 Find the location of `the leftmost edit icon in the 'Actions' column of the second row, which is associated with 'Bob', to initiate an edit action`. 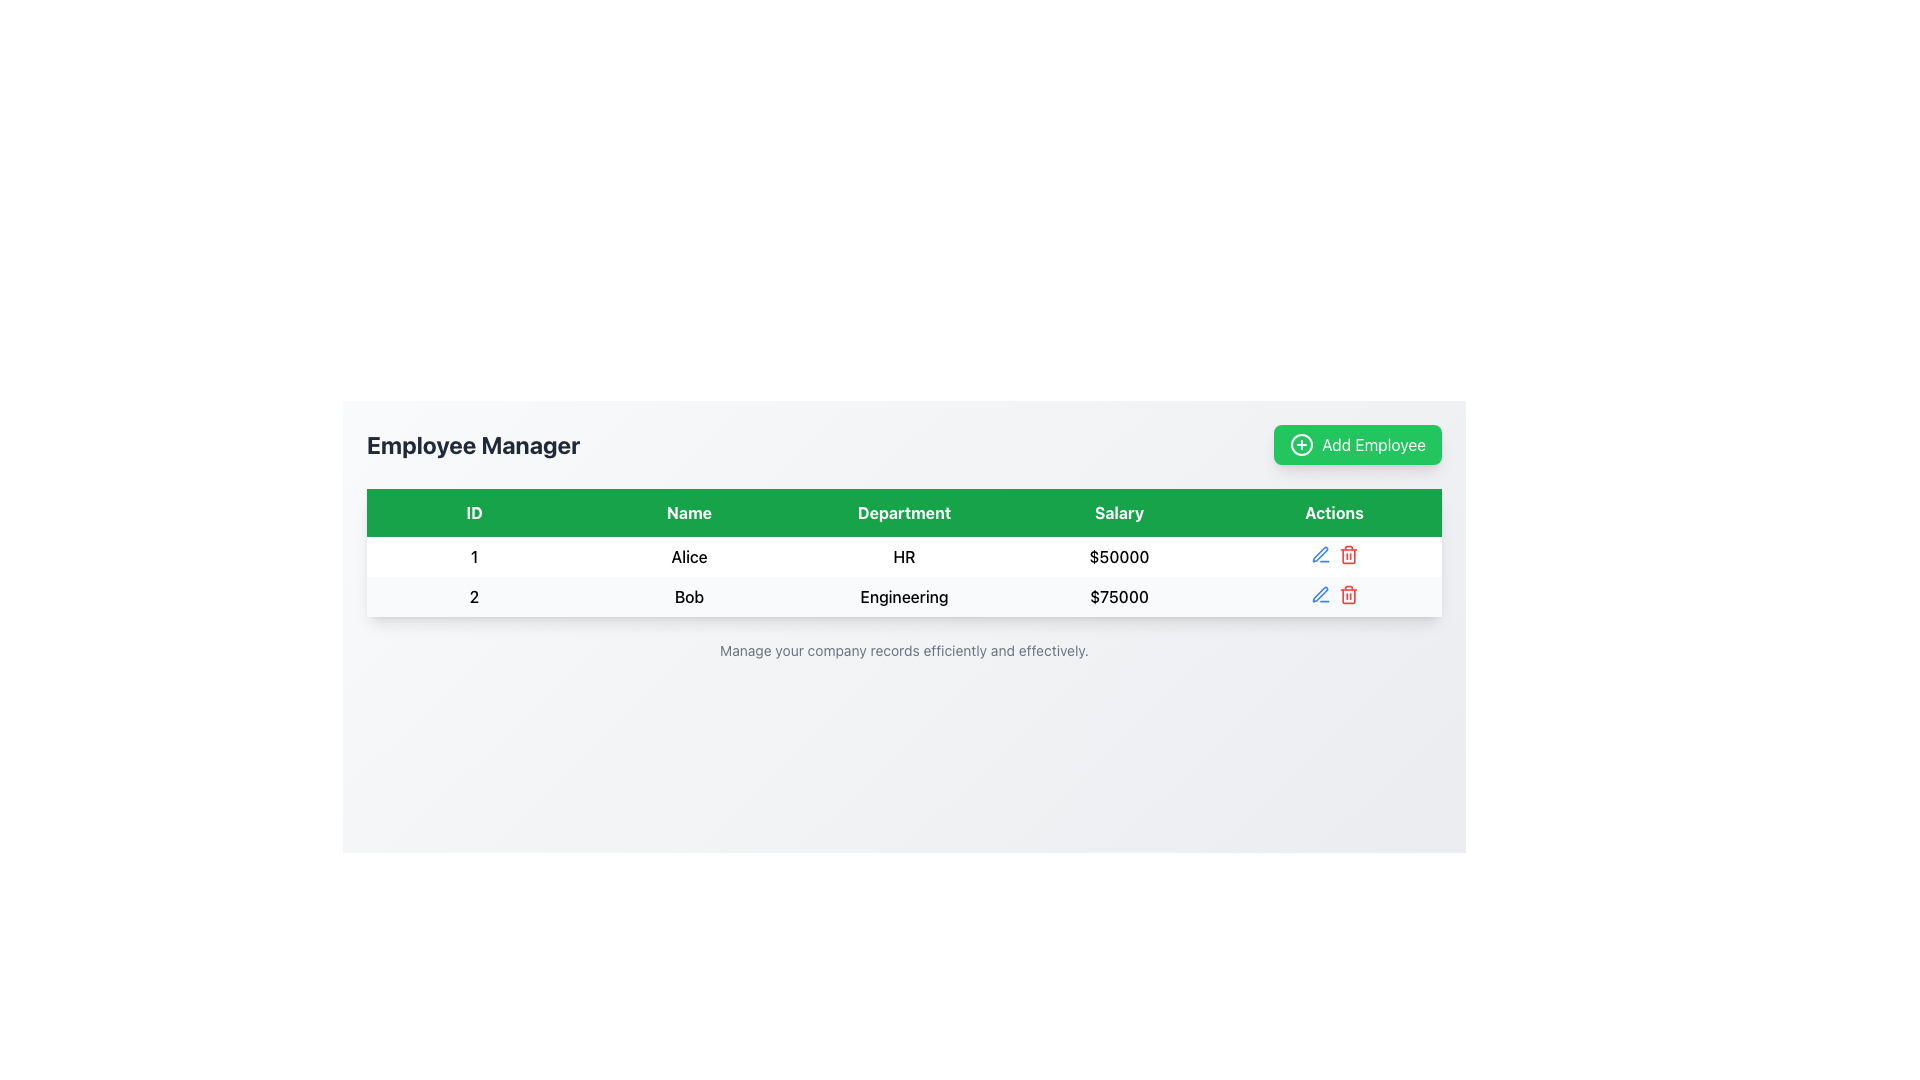

the leftmost edit icon in the 'Actions' column of the second row, which is associated with 'Bob', to initiate an edit action is located at coordinates (1320, 554).